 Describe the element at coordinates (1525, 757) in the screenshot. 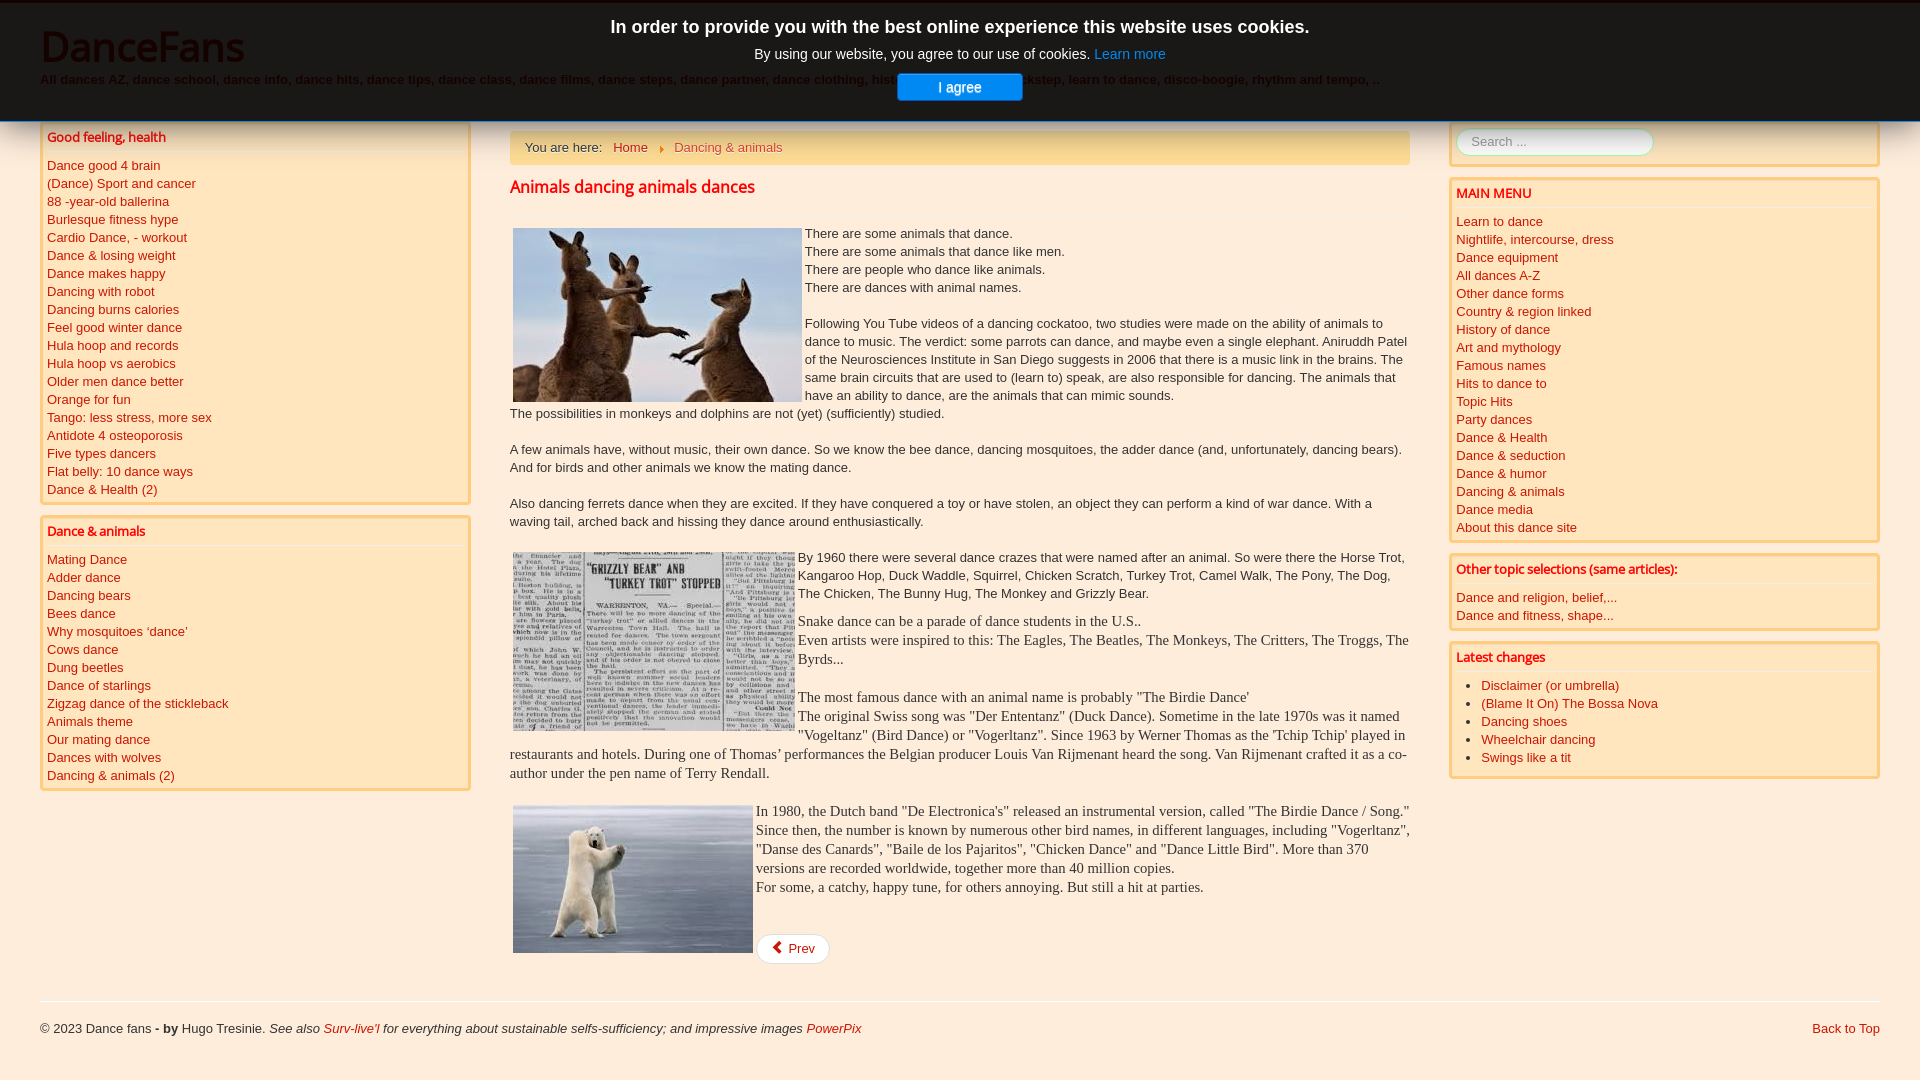

I see `'Swings like a tit'` at that location.